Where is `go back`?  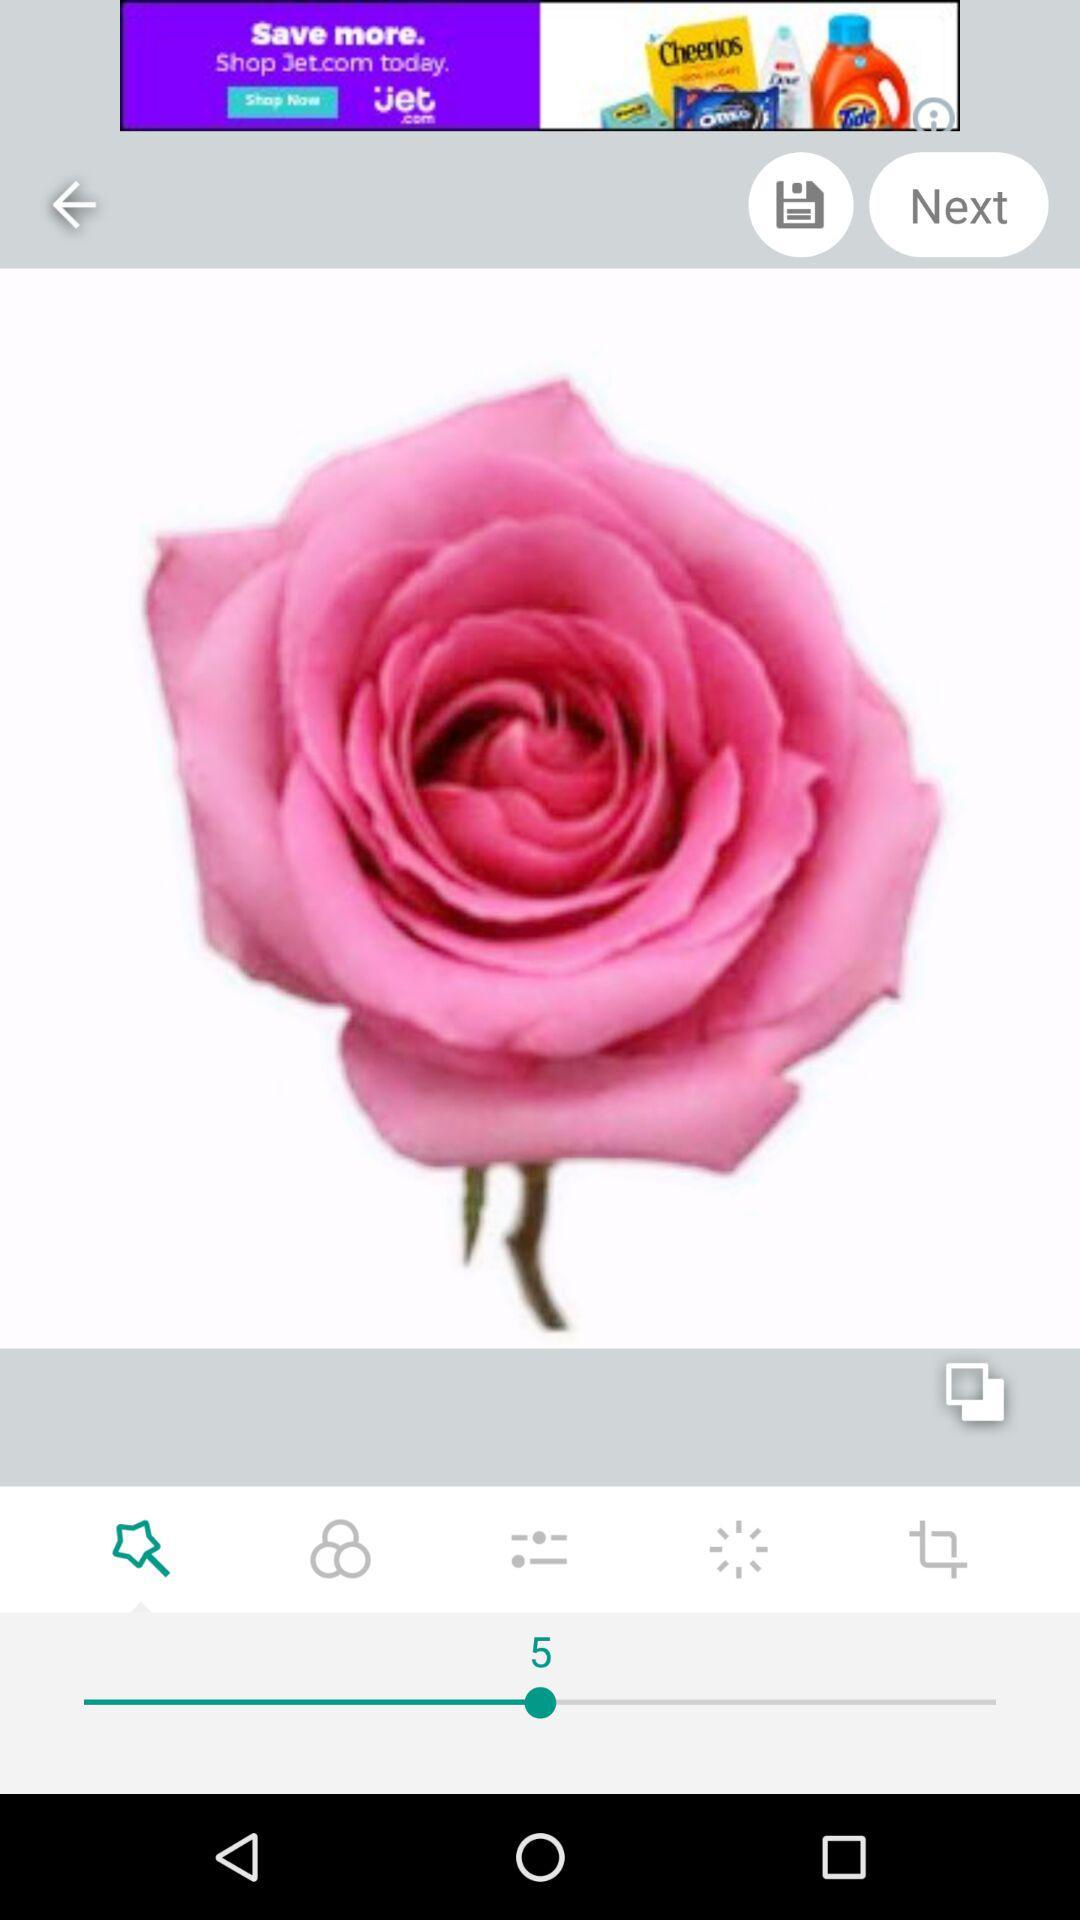
go back is located at coordinates (72, 204).